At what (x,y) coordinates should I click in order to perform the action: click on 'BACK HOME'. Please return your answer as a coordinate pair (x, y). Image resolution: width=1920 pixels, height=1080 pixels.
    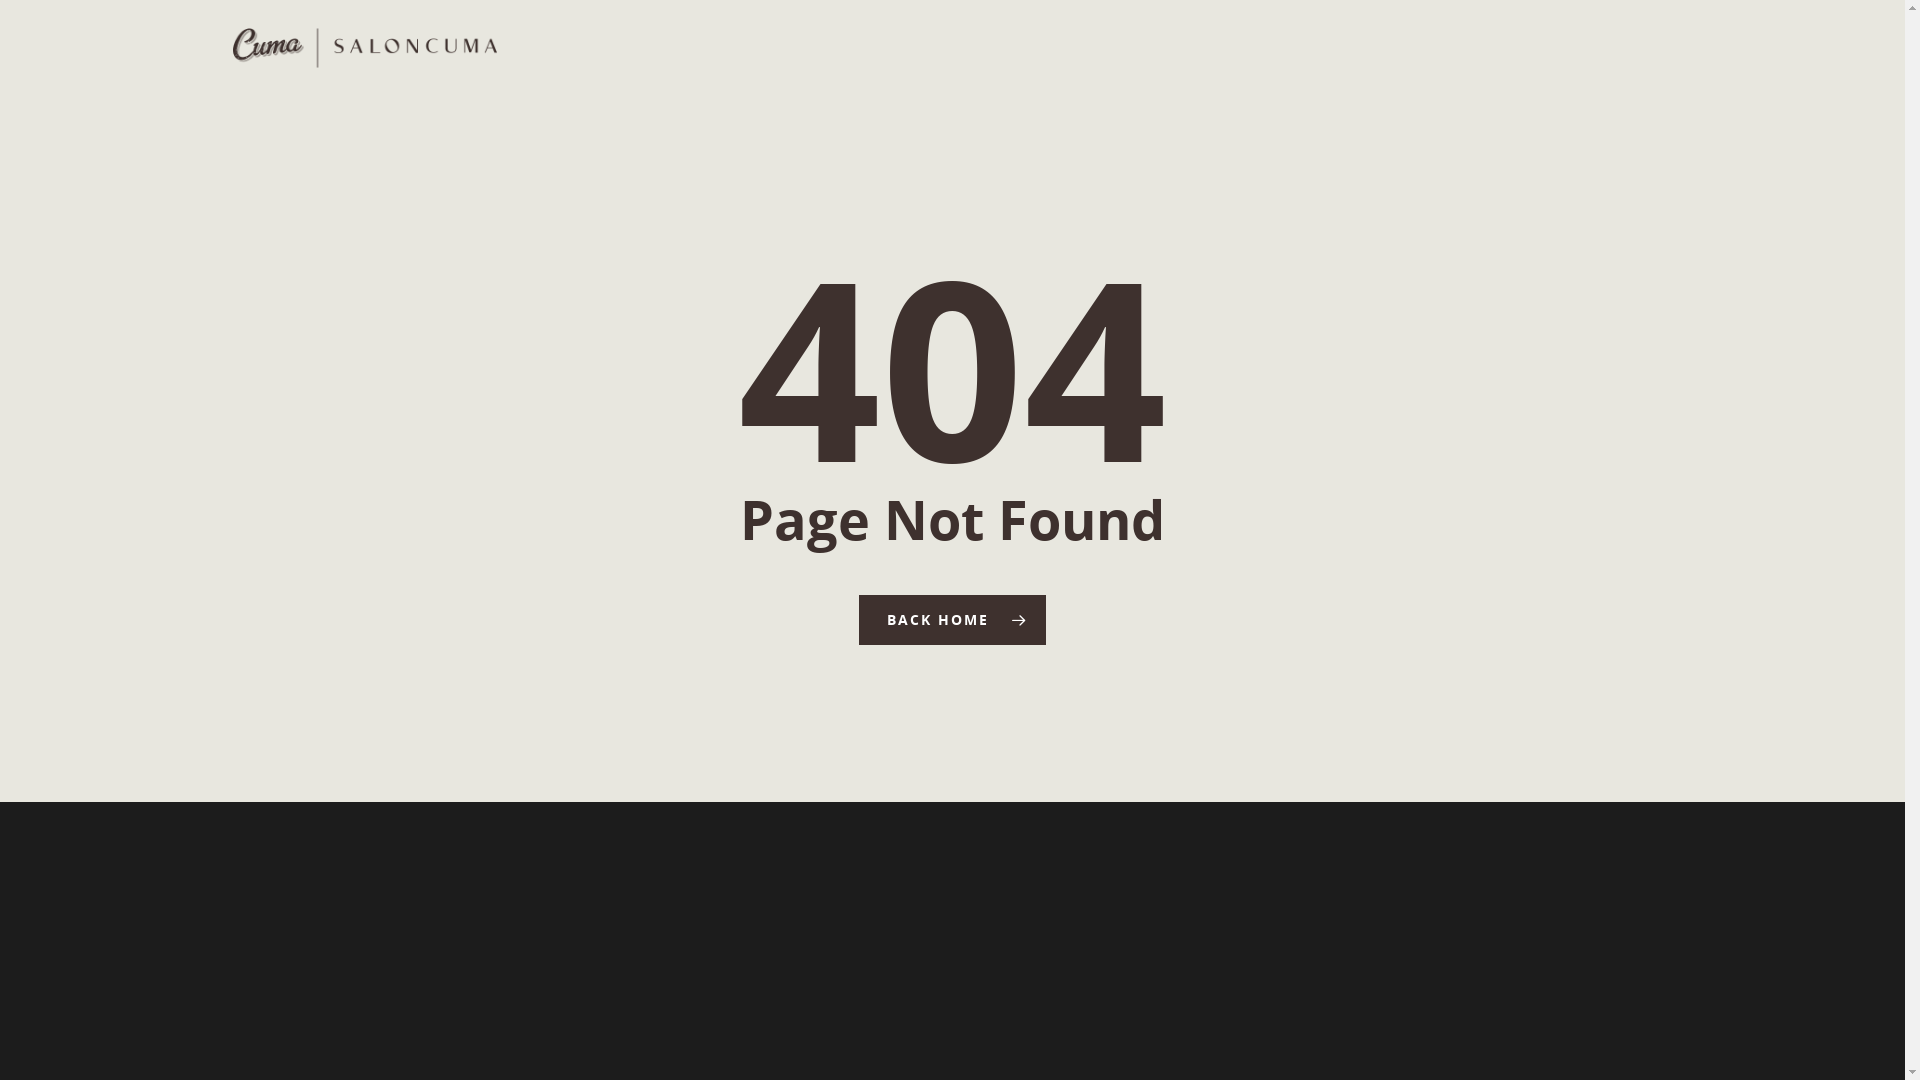
    Looking at the image, I should click on (951, 619).